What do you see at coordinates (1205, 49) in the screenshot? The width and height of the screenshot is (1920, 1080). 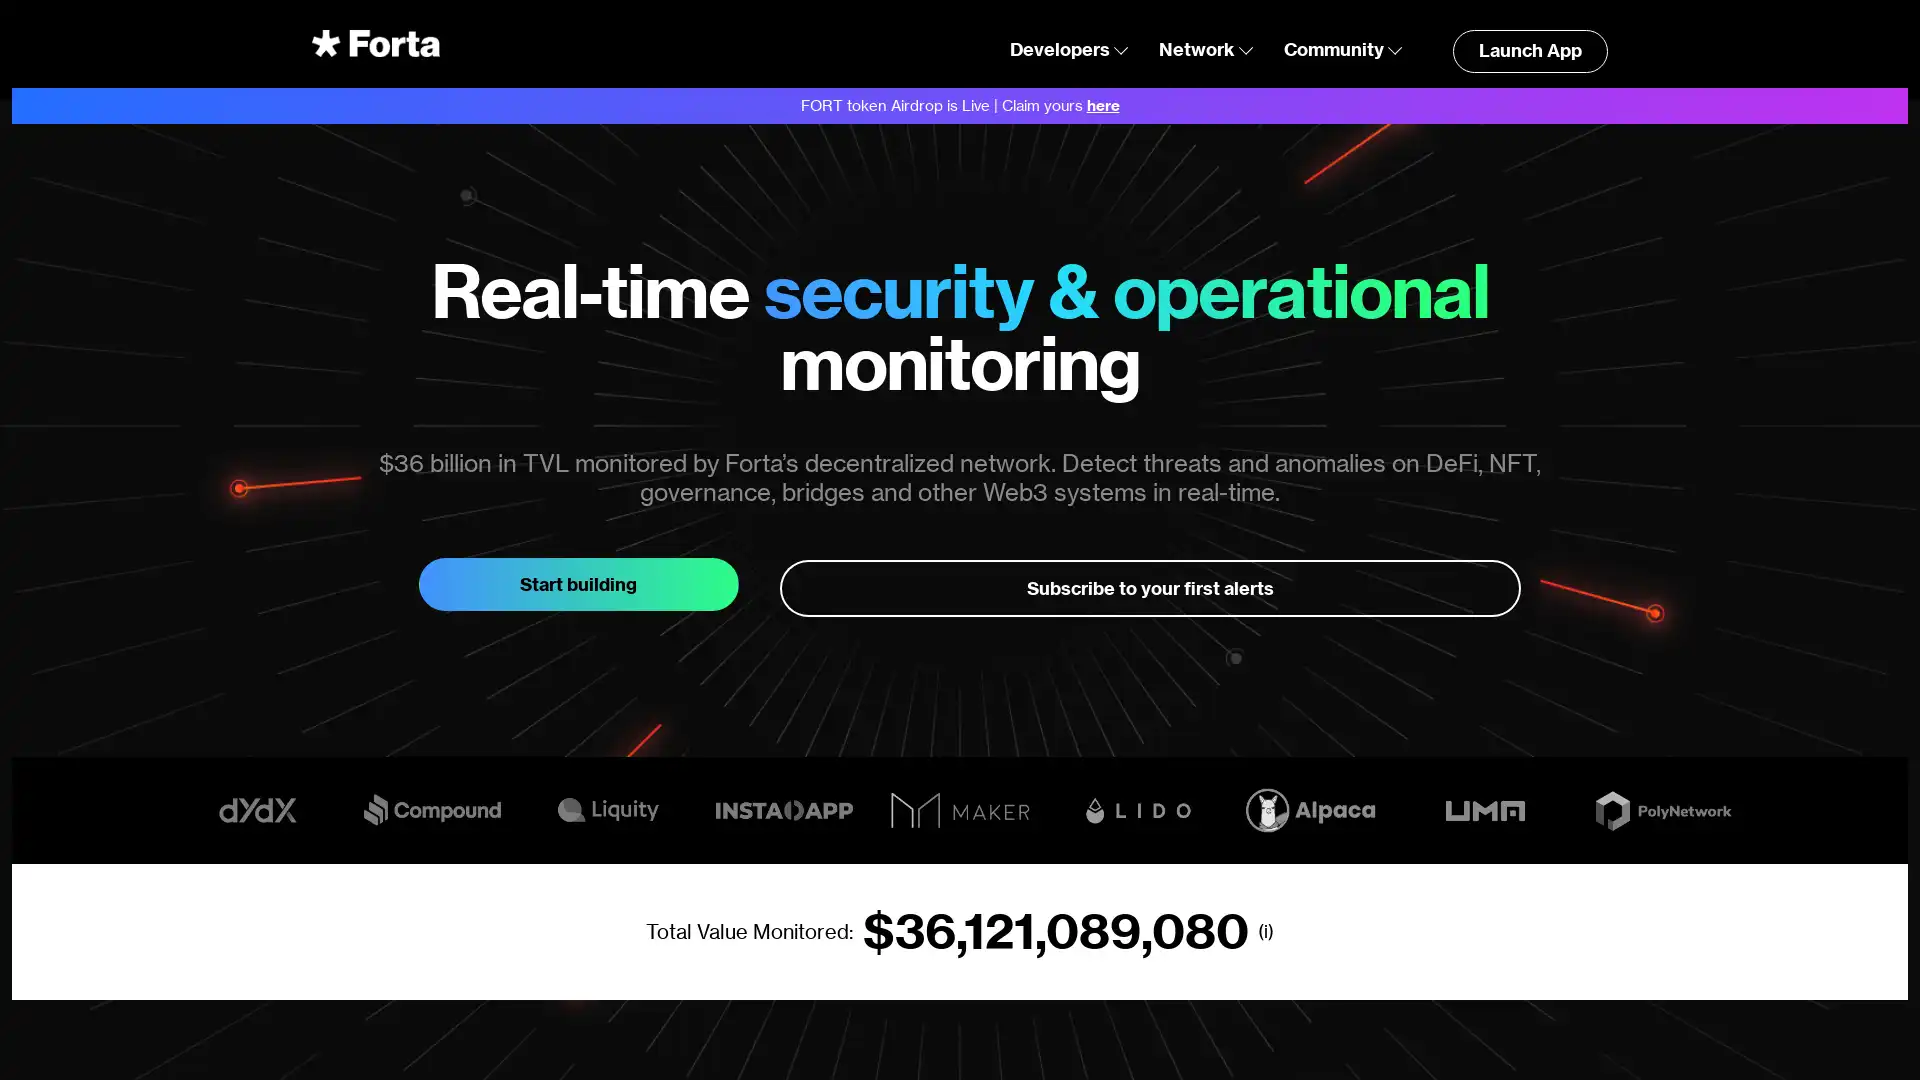 I see `Network` at bounding box center [1205, 49].